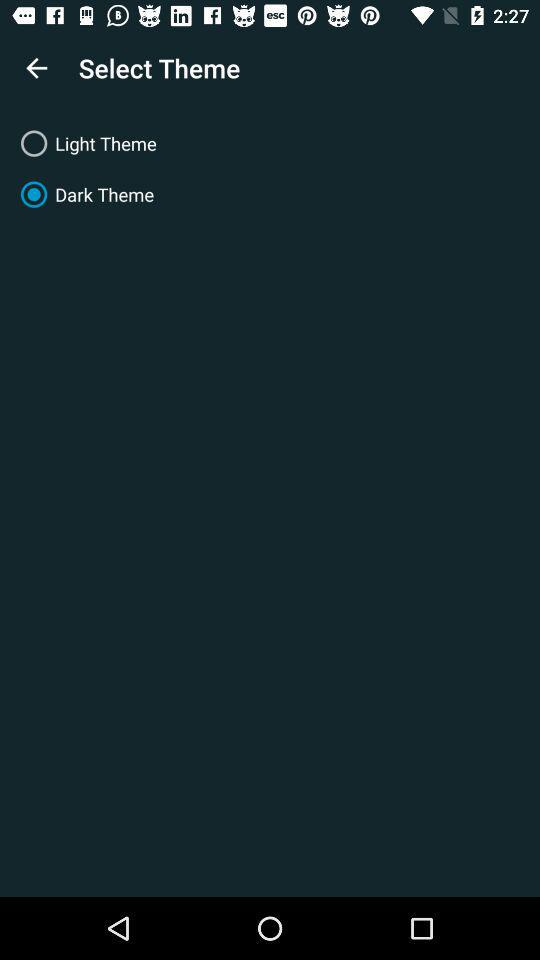  I want to click on item above light theme, so click(36, 68).